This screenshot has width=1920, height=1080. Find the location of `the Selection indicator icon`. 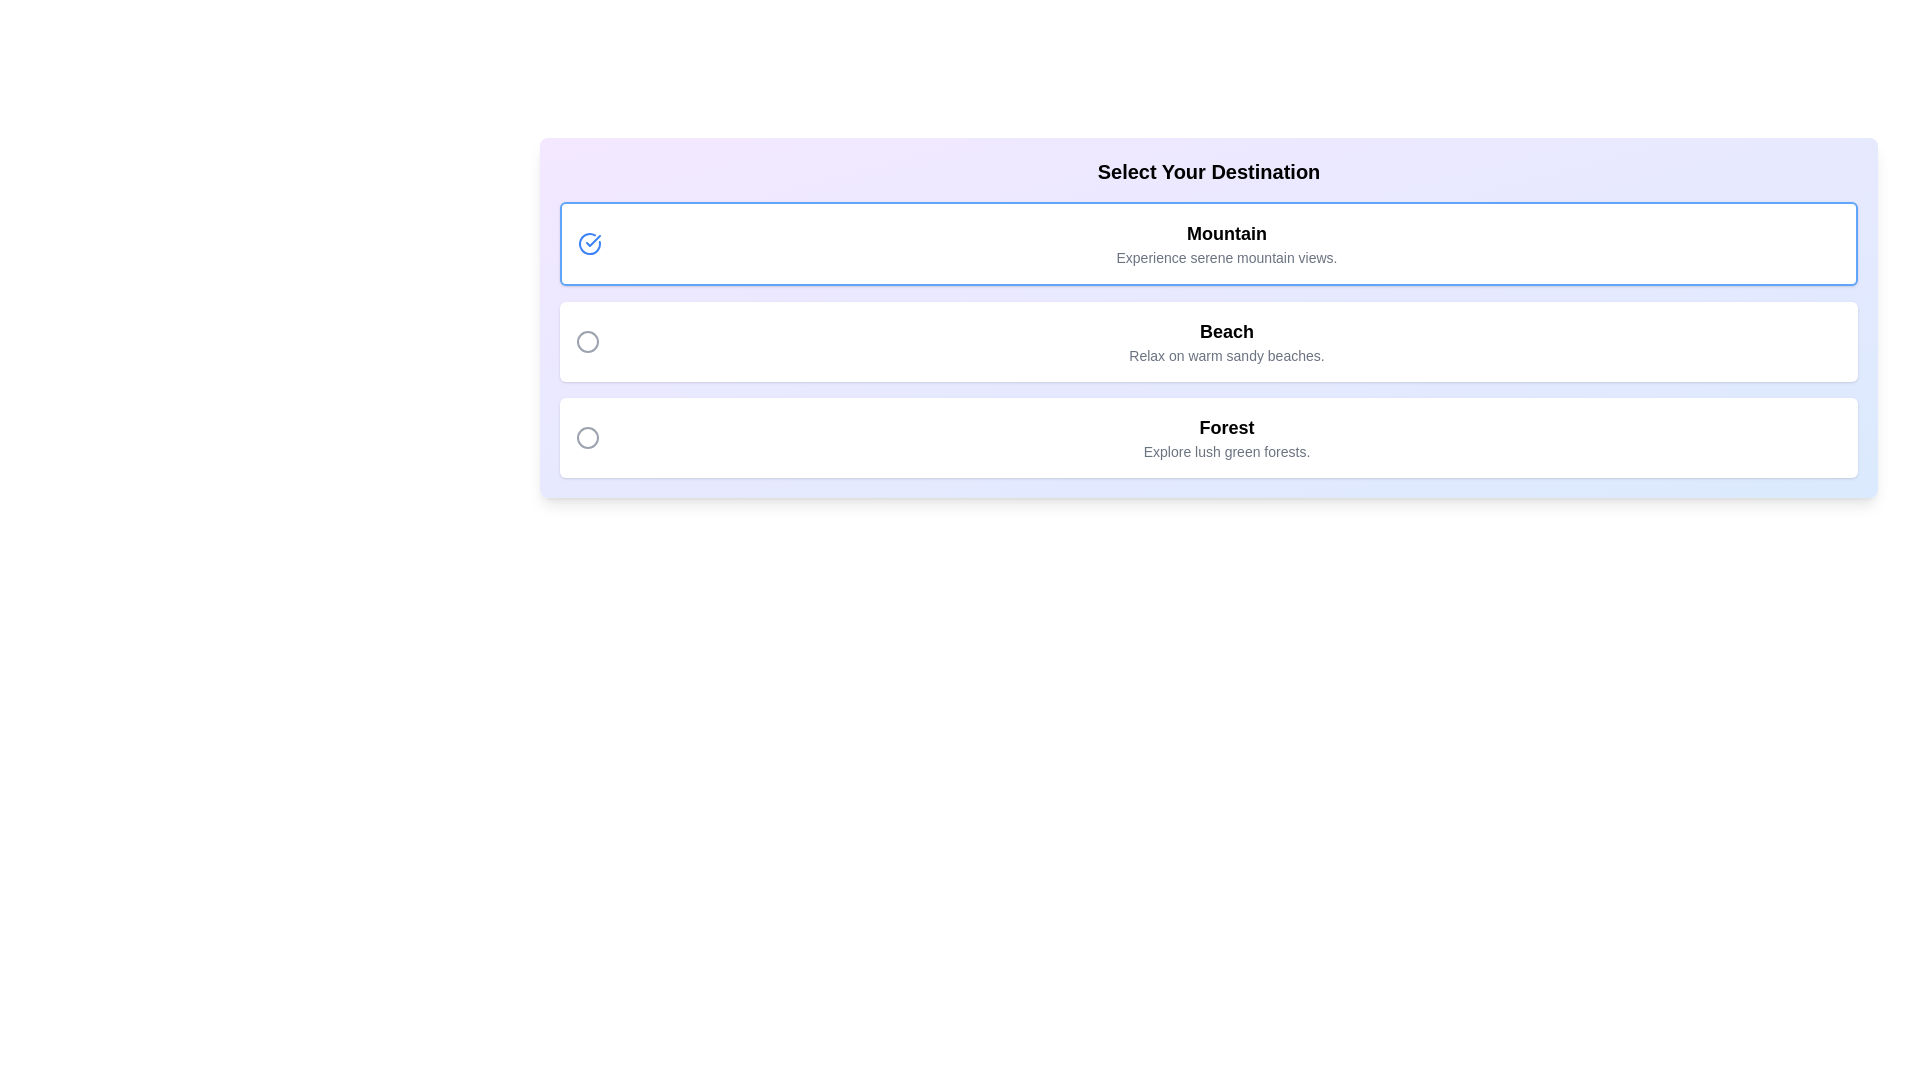

the Selection indicator icon is located at coordinates (589, 242).